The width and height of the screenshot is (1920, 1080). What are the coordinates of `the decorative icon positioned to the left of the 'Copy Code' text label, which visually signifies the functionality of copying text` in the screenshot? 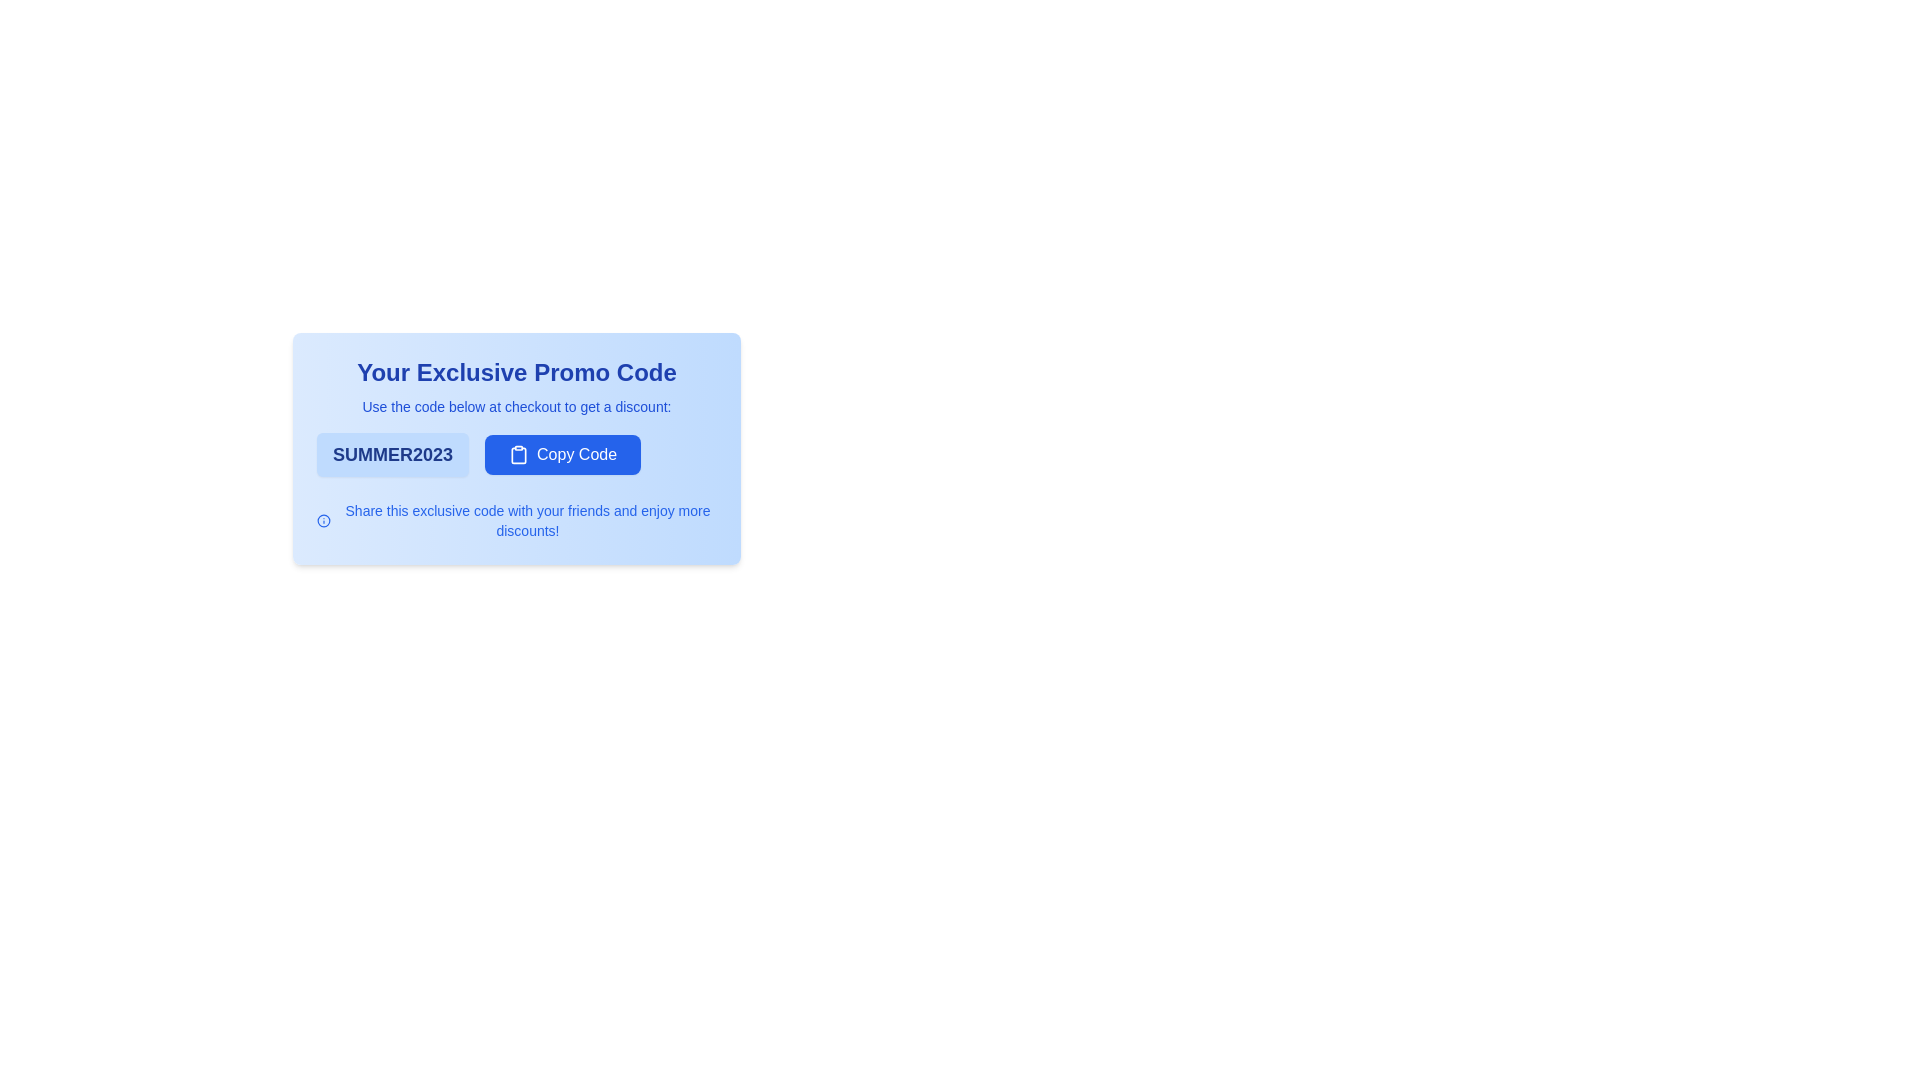 It's located at (518, 455).